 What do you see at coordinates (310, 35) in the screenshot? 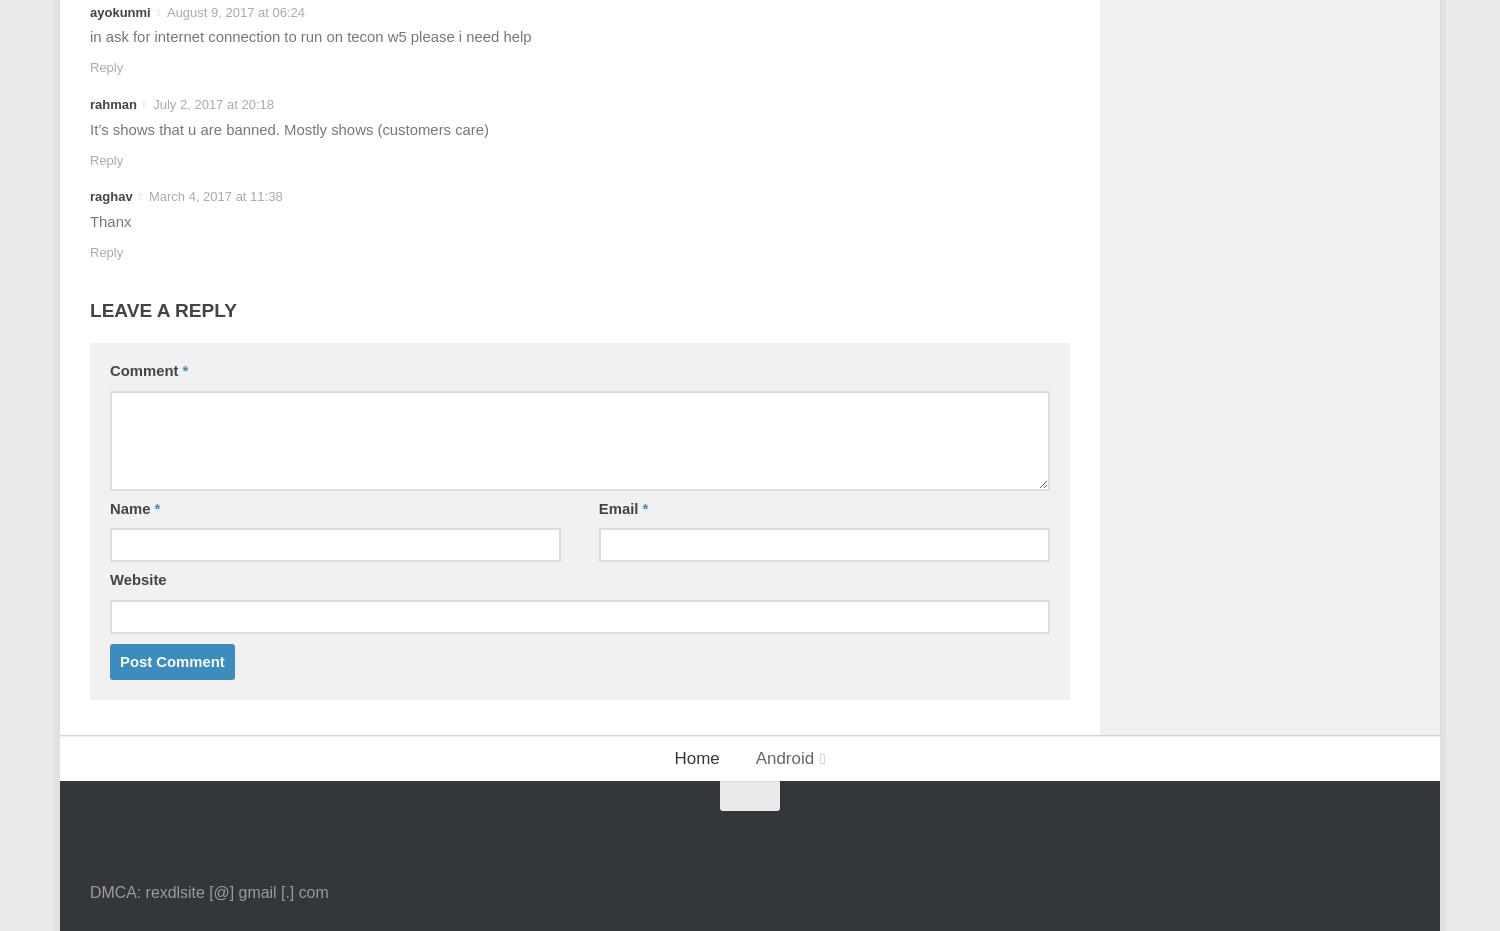
I see `'in ask for internet connection to run on tecon w5 please i need help'` at bounding box center [310, 35].